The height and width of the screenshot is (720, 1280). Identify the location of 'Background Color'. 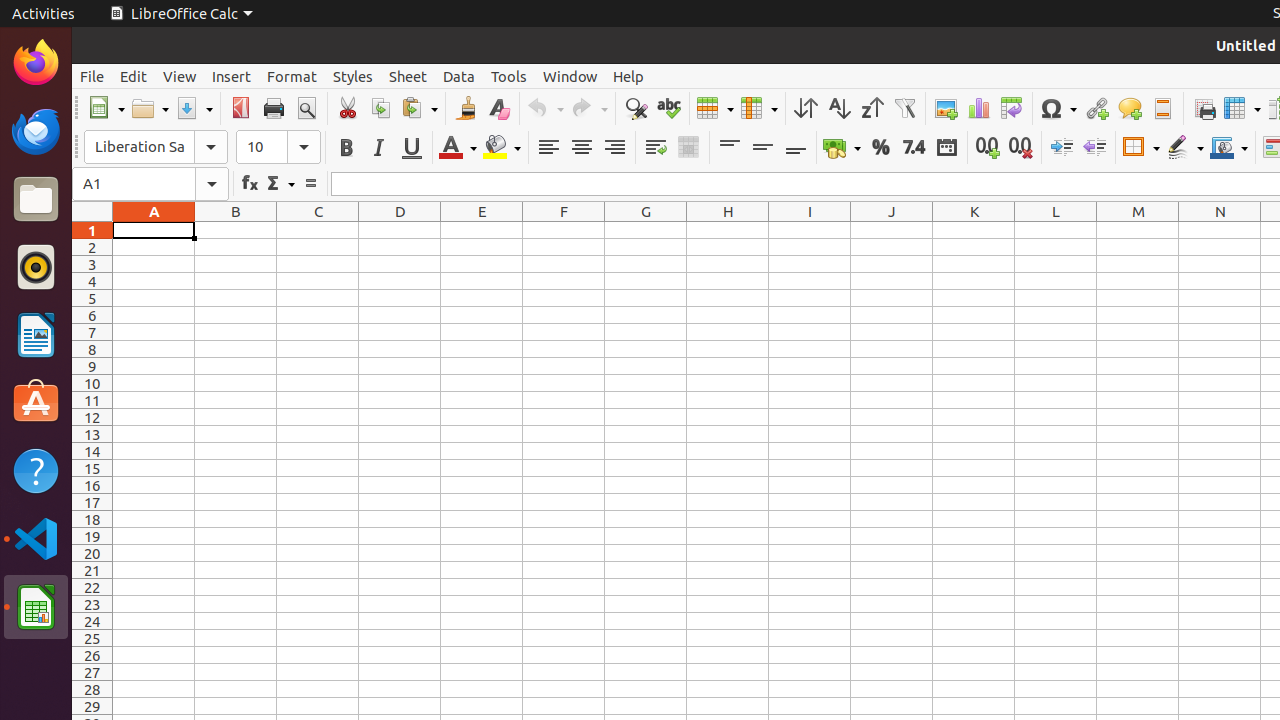
(502, 146).